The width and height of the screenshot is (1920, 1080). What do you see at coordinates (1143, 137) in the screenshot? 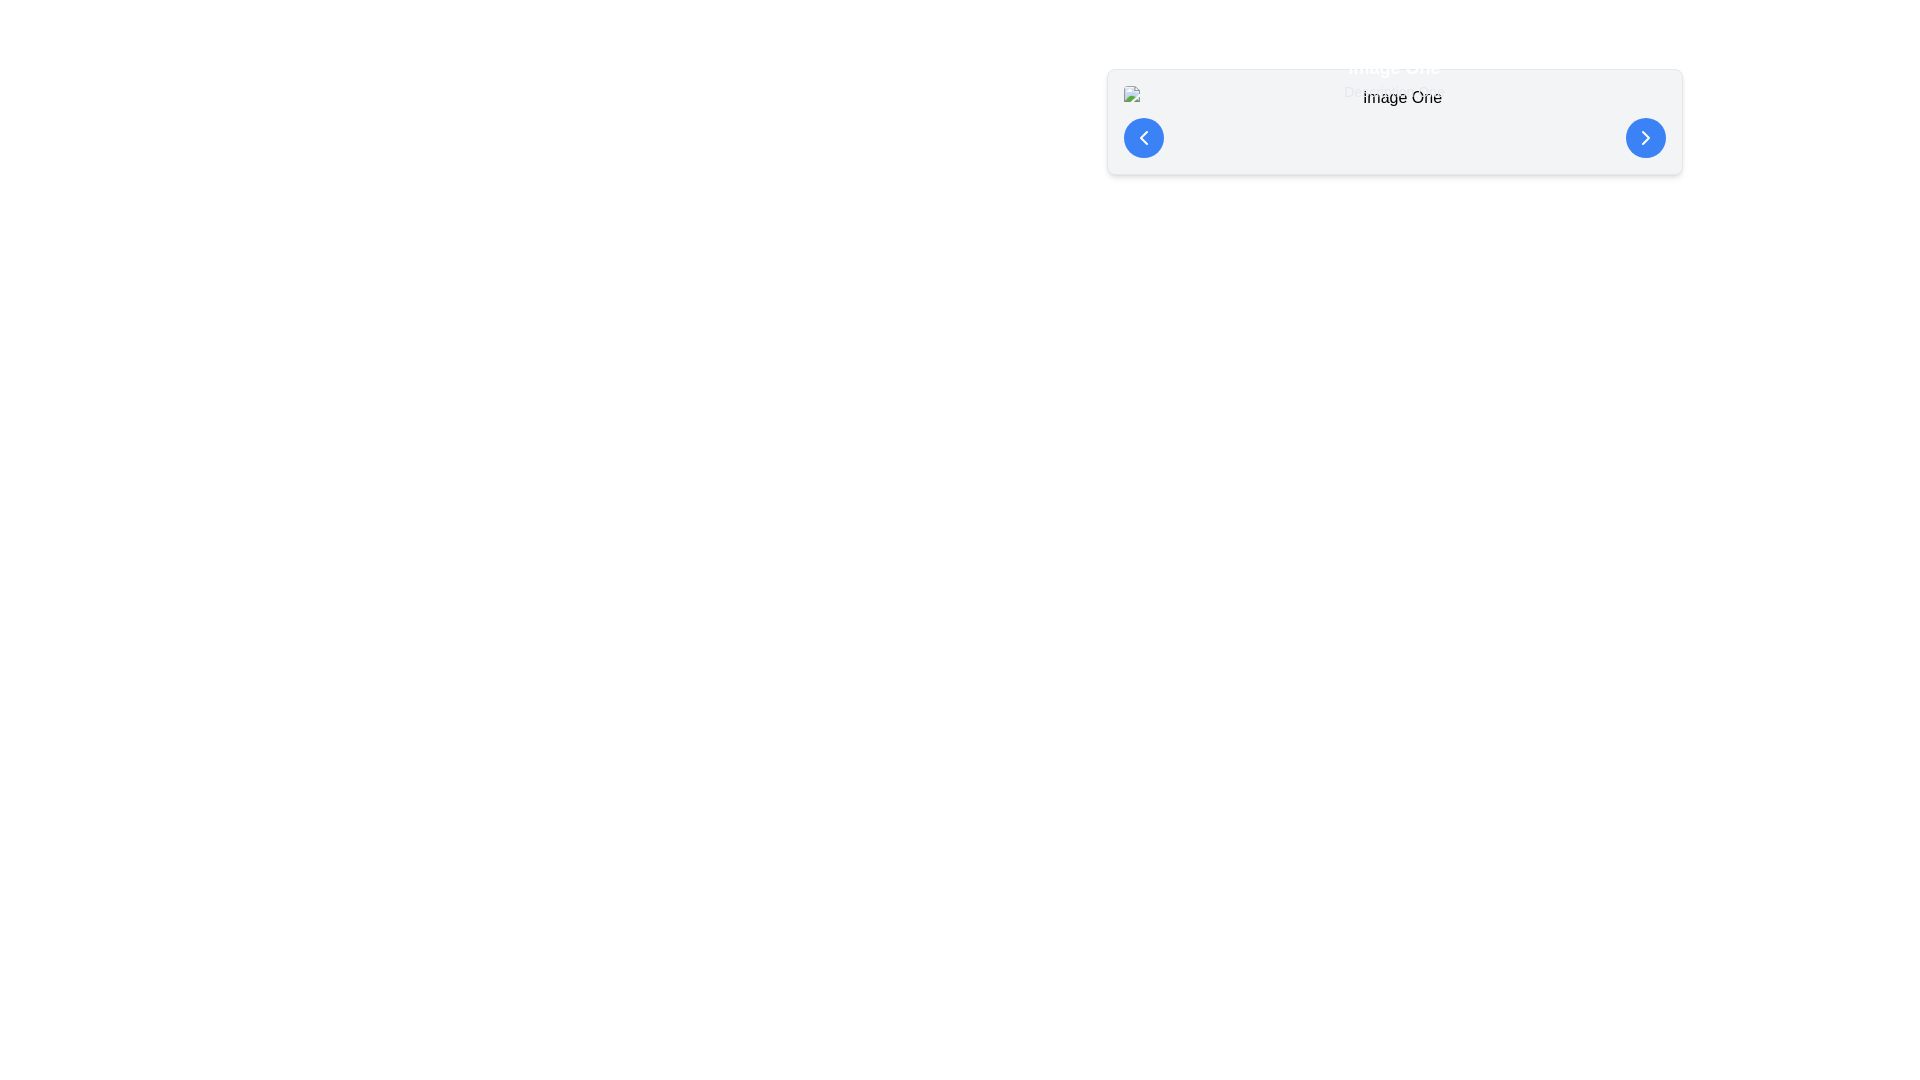
I see `the leftmost navigation button intended to move to the previous item in the sequence, located to the left of the content box labeled 'Image One'` at bounding box center [1143, 137].